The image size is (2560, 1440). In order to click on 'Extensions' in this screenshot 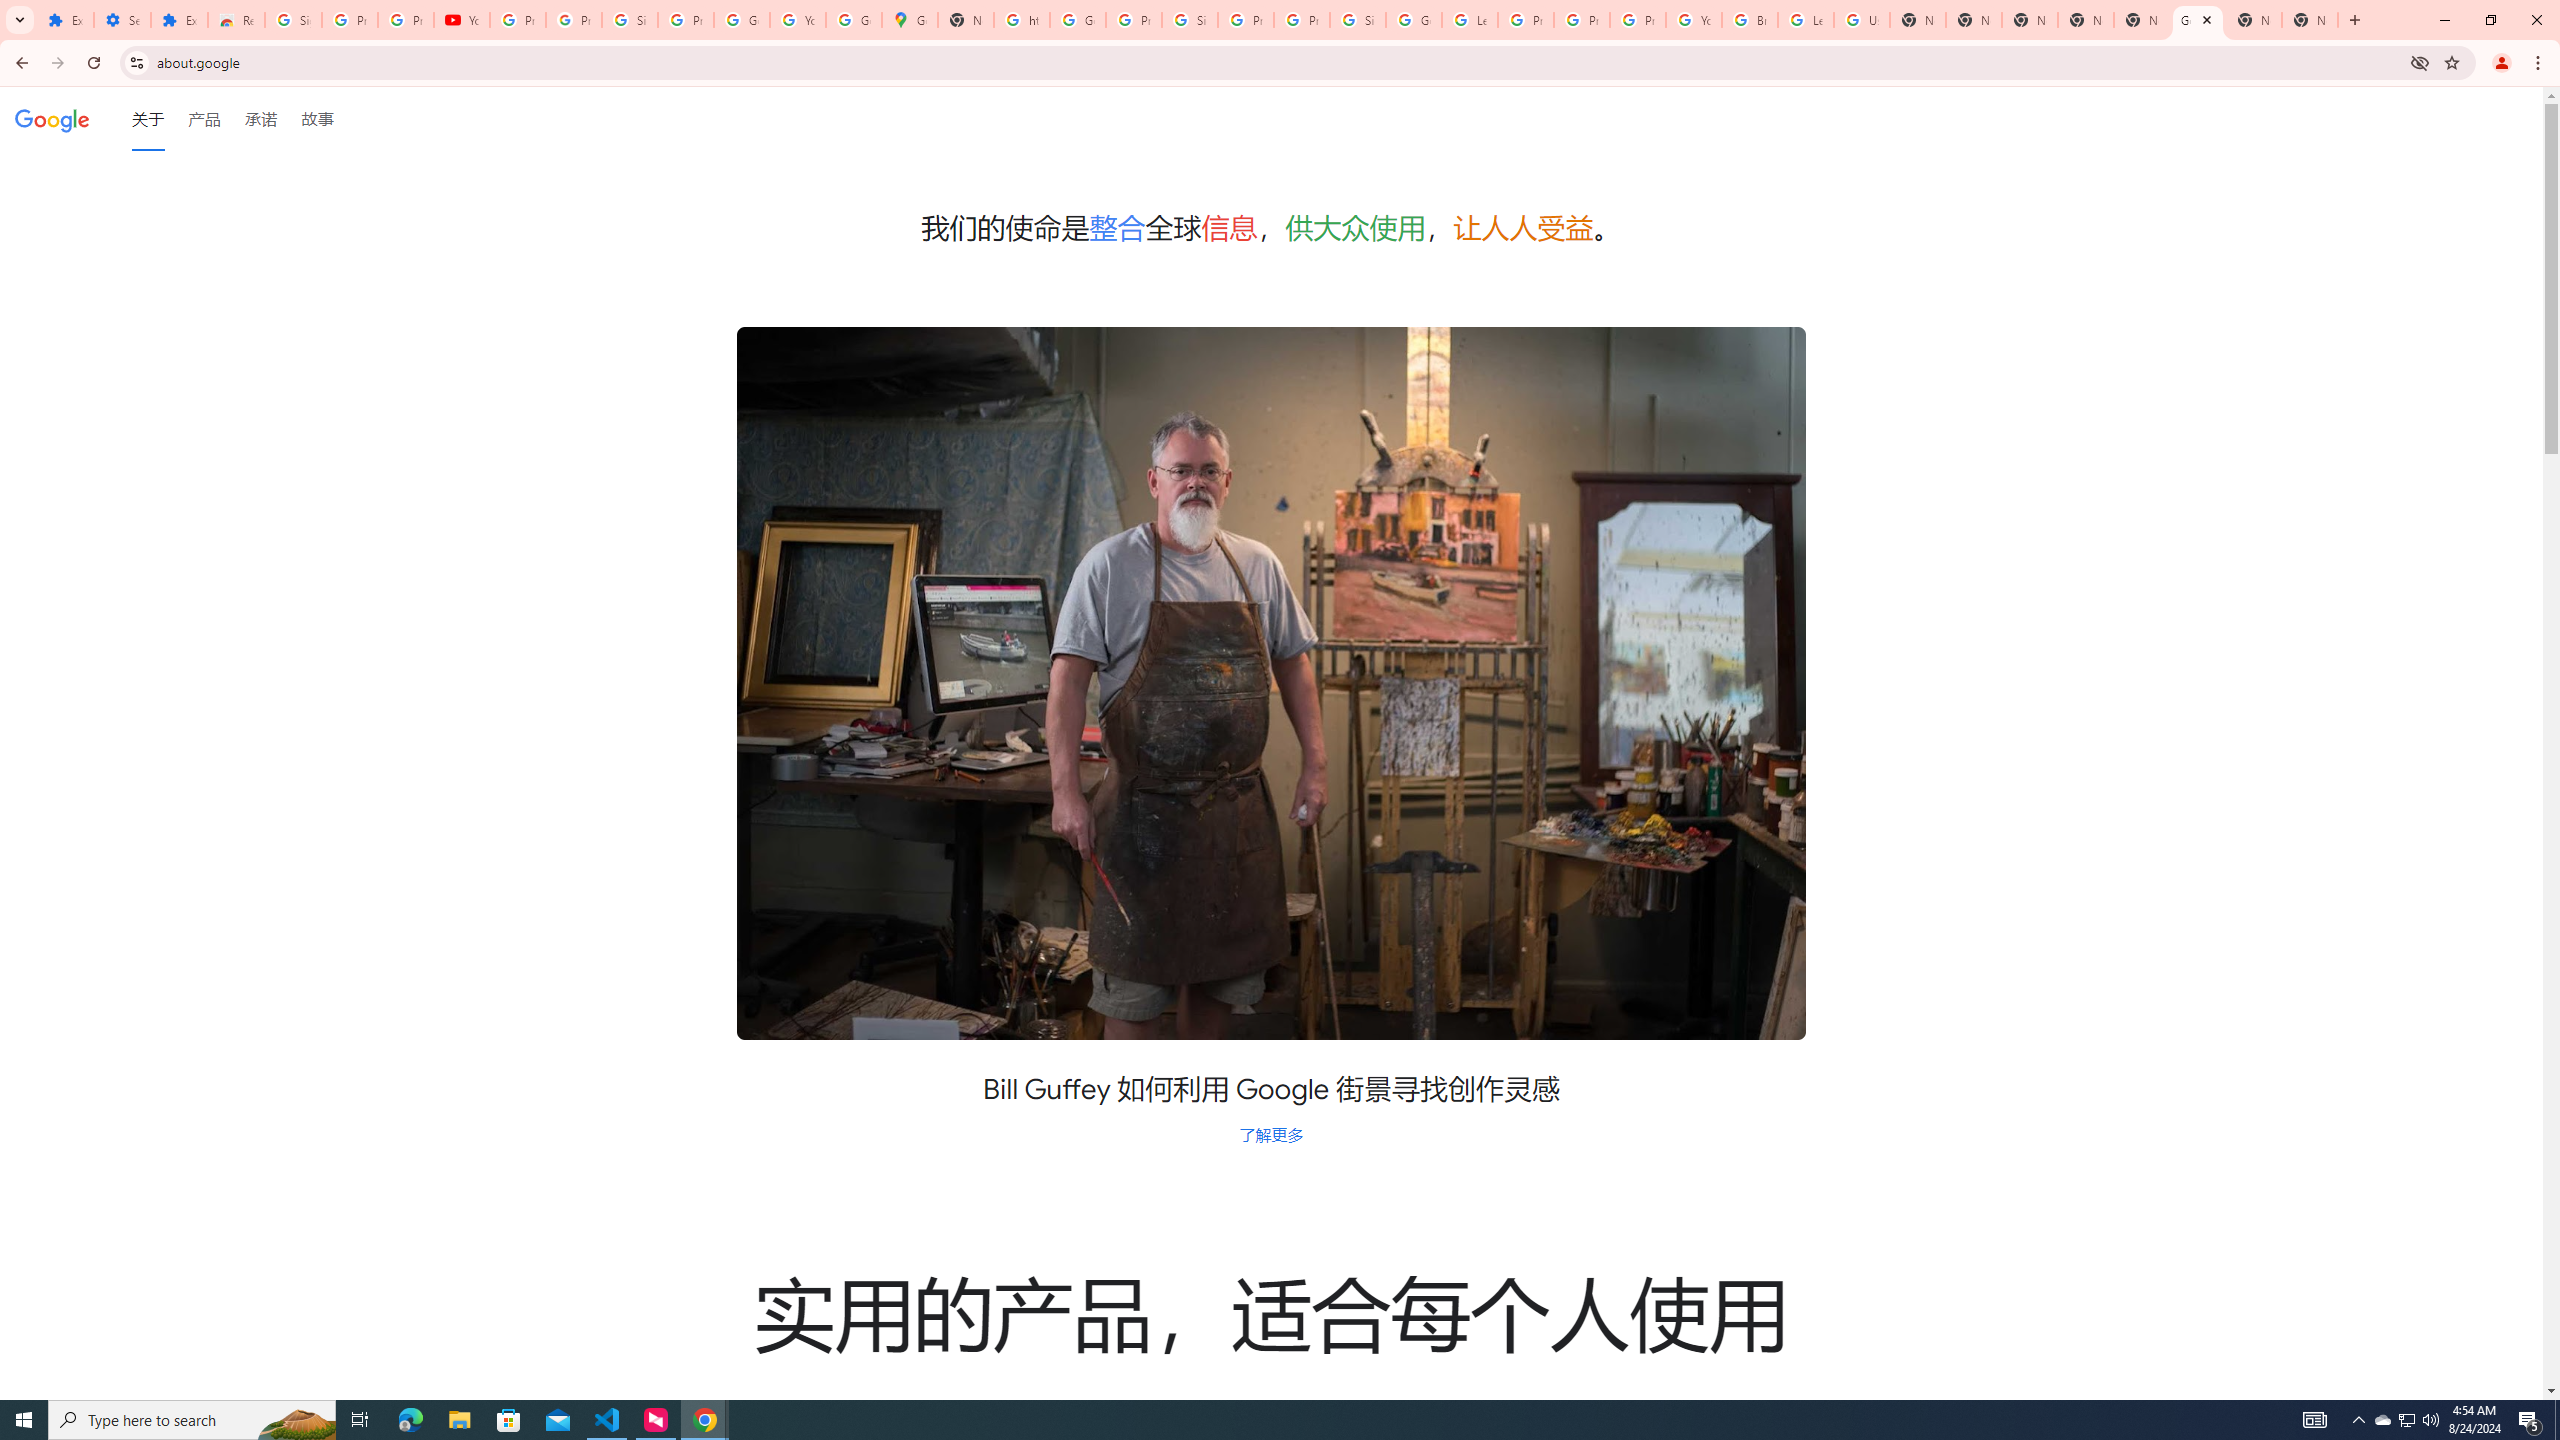, I will do `click(65, 19)`.